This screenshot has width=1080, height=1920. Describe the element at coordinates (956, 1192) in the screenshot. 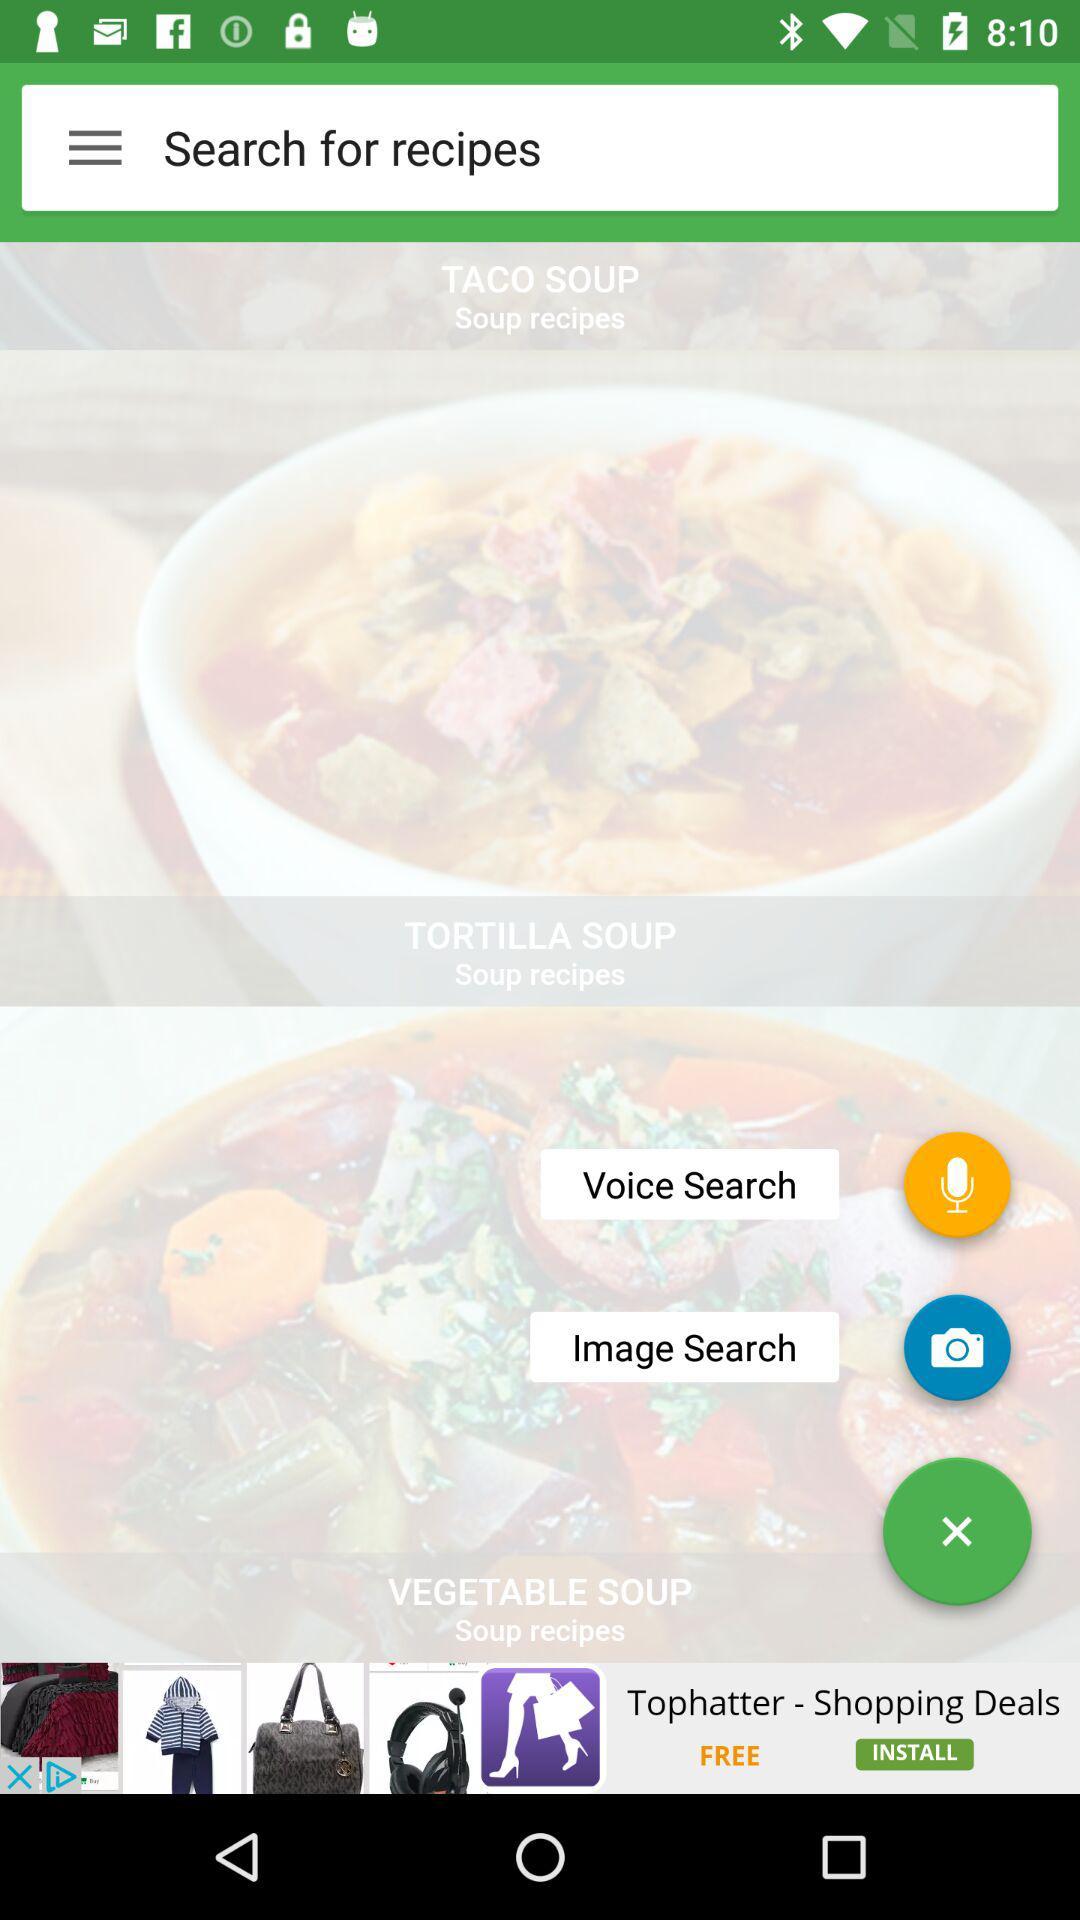

I see `the microphone icon` at that location.